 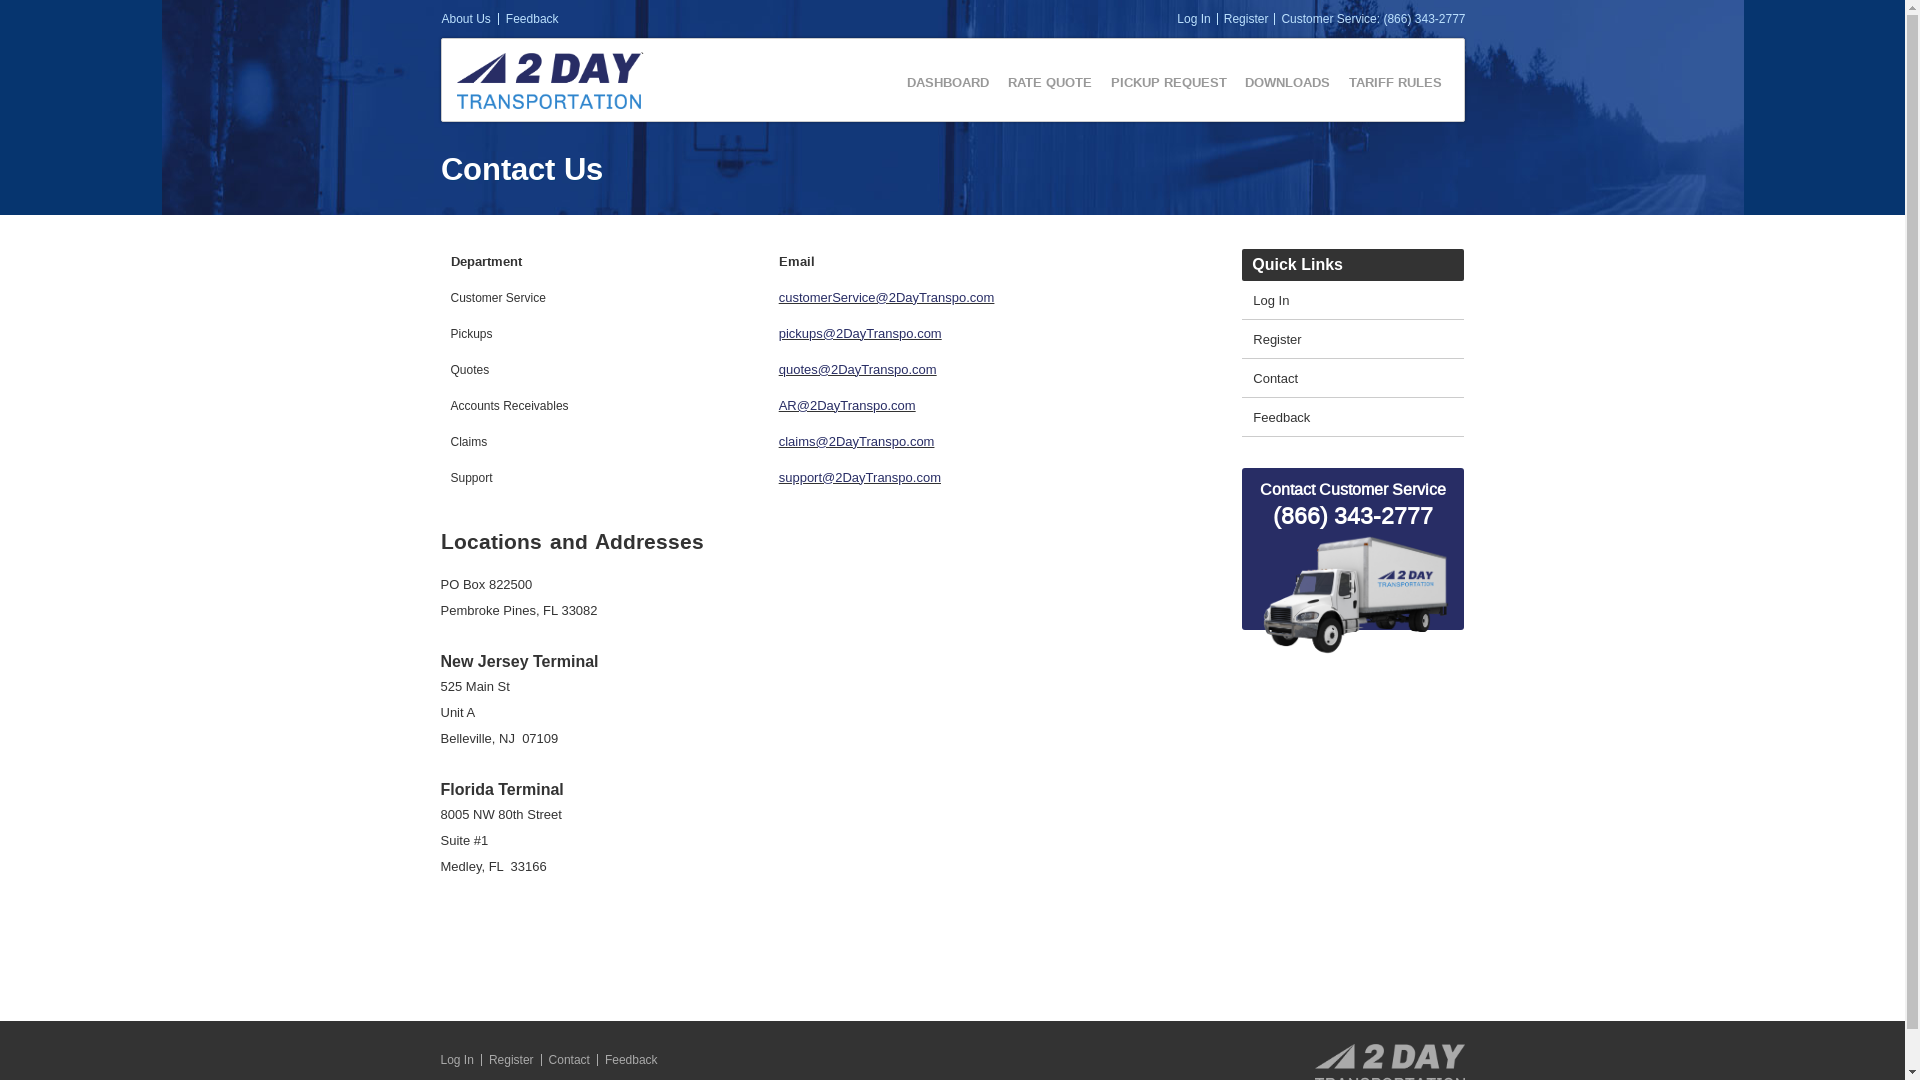 I want to click on 'pickups@2DayTranspo.com', so click(x=860, y=332).